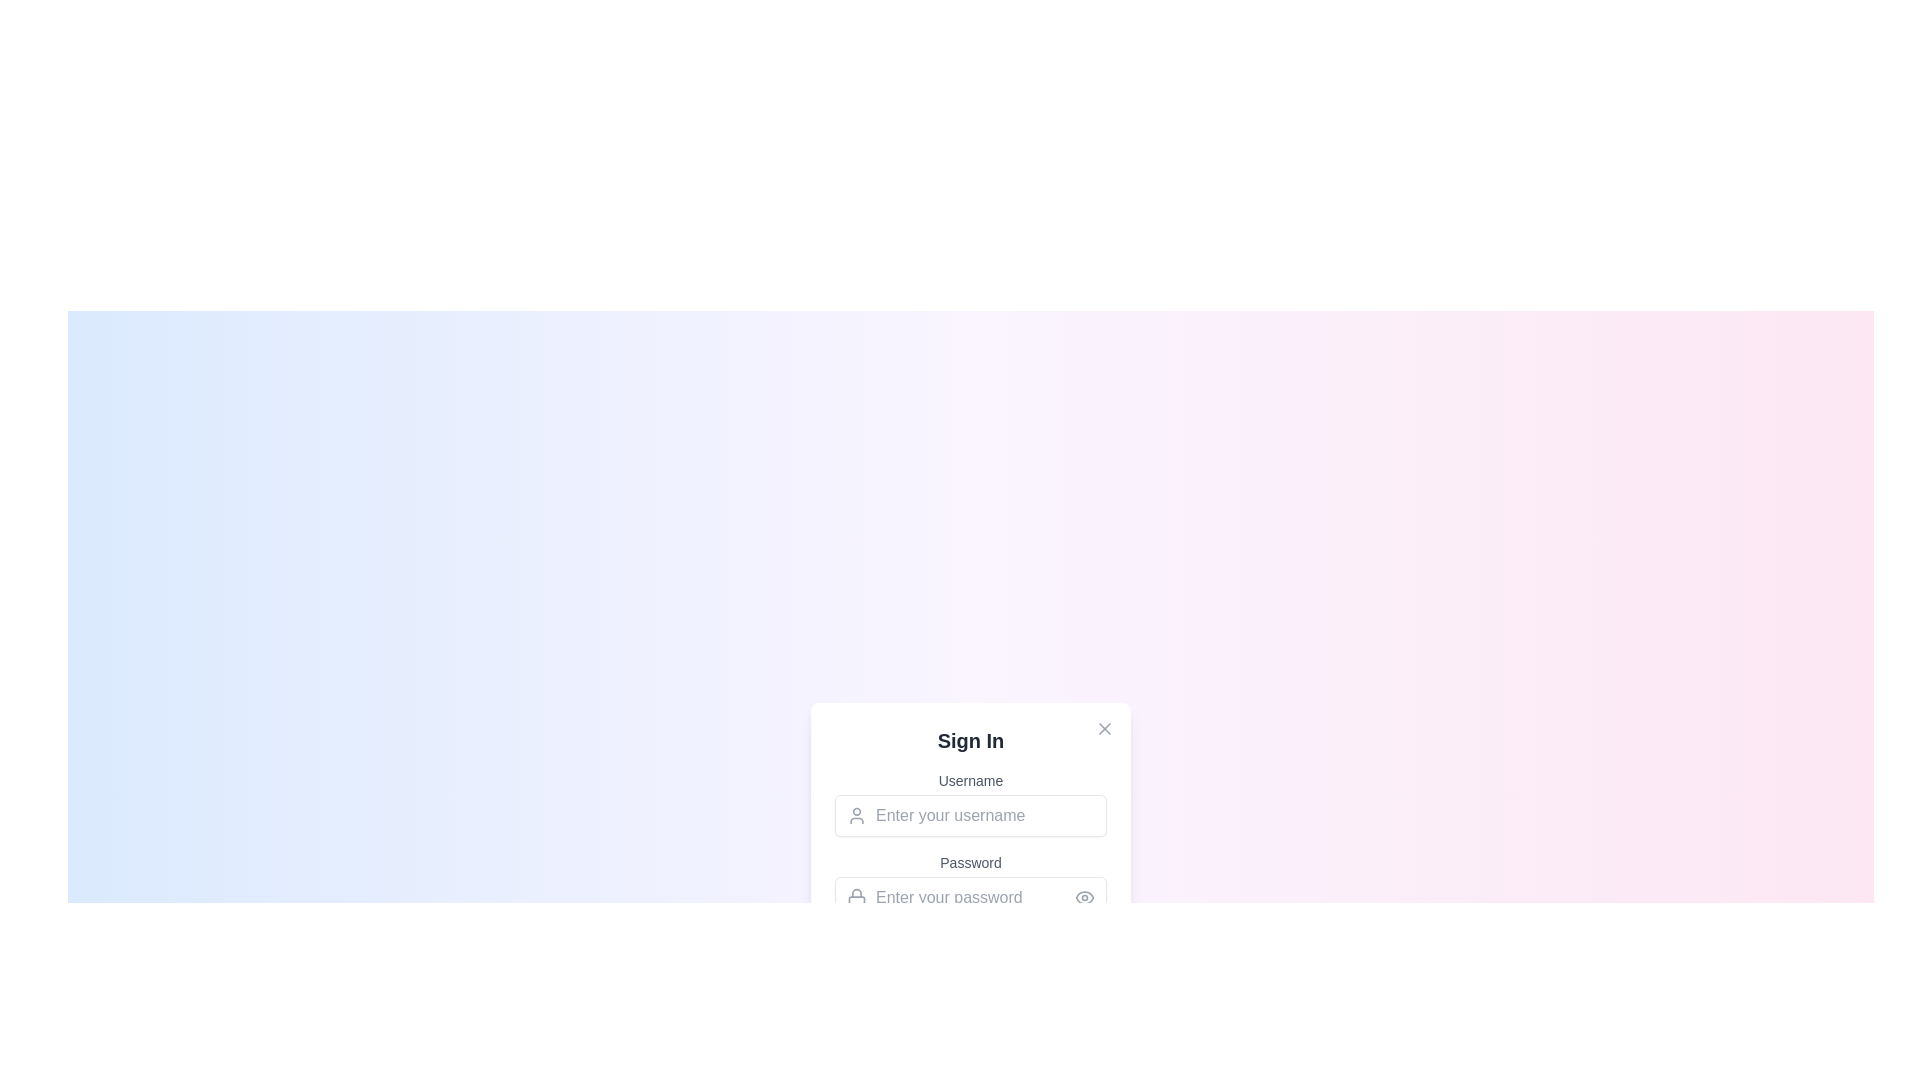 Image resolution: width=1920 pixels, height=1080 pixels. I want to click on the password icon positioned to the left of the password input field, serving as a visual cue for protected entry, so click(857, 897).